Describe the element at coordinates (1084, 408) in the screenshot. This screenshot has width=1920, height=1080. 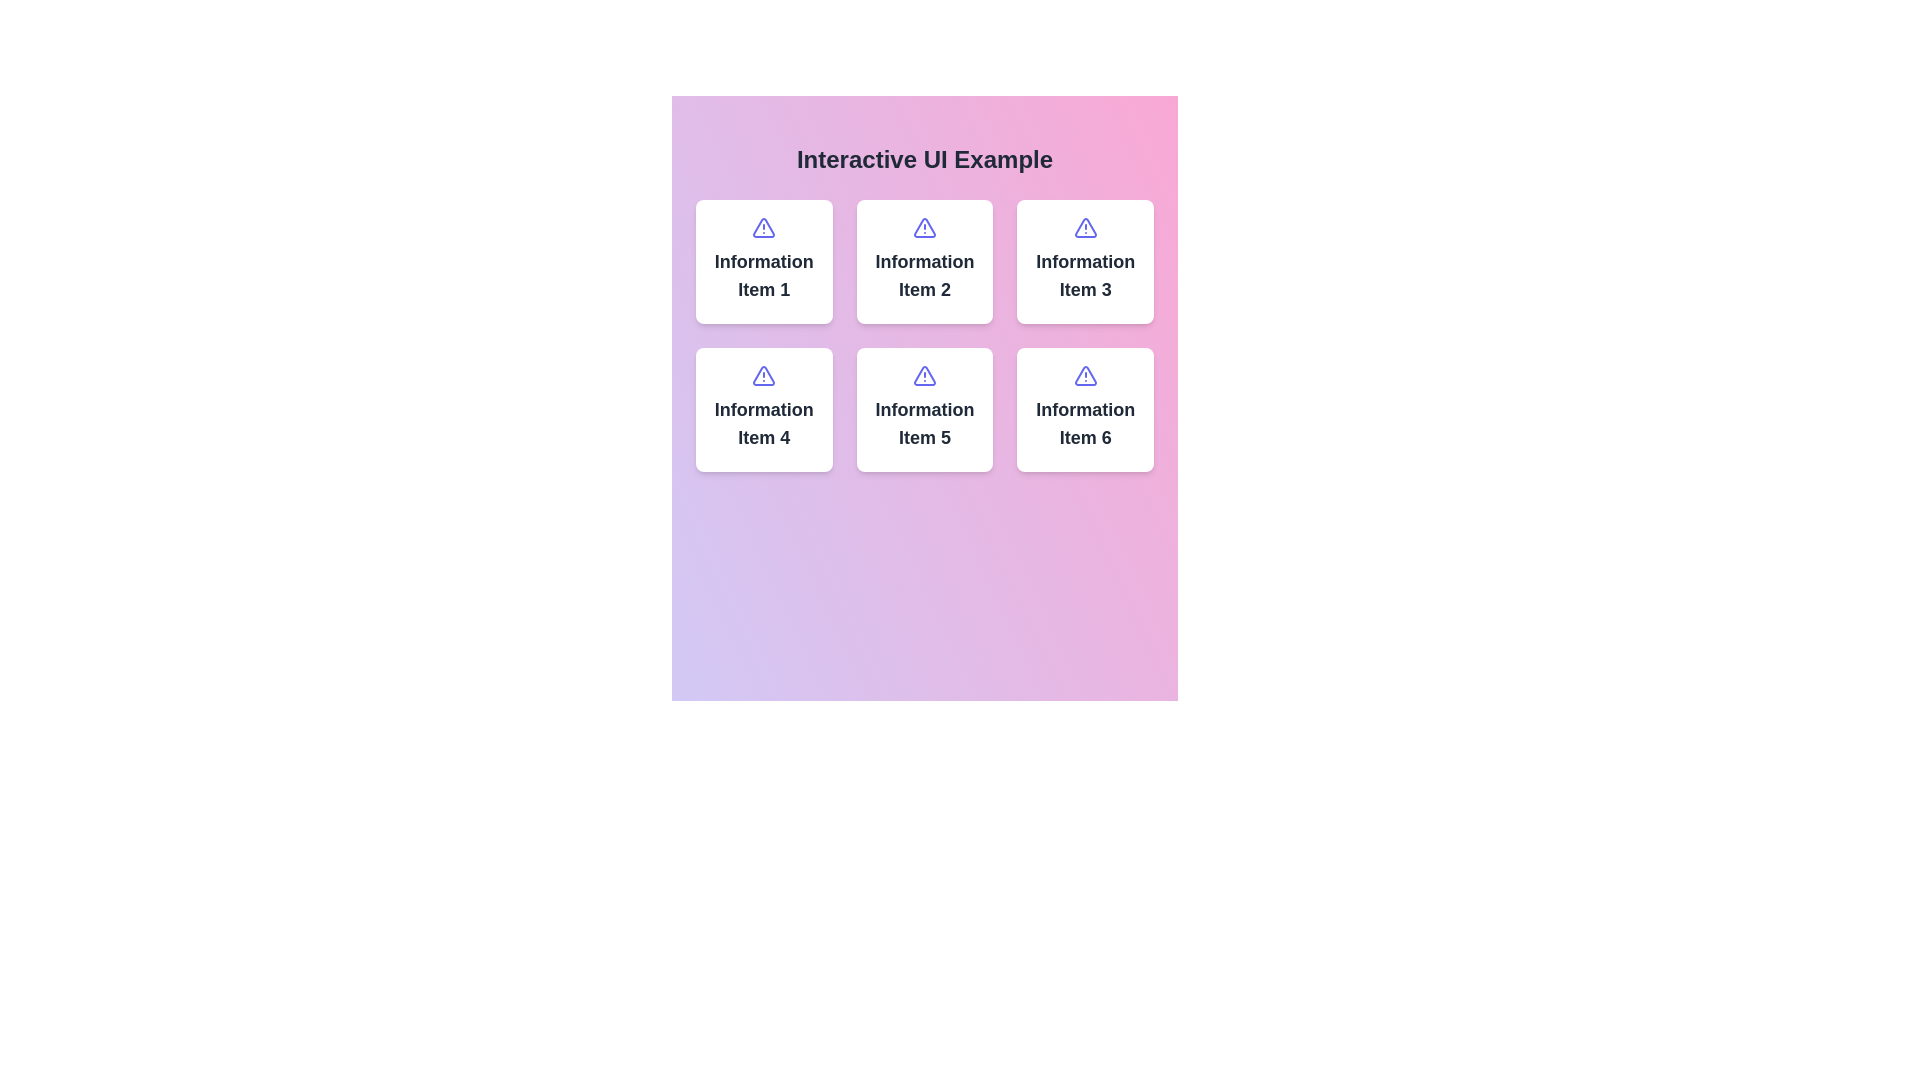
I see `the information card labeled 'Information Item 6', located in the bottom-right corner of the grid layout` at that location.